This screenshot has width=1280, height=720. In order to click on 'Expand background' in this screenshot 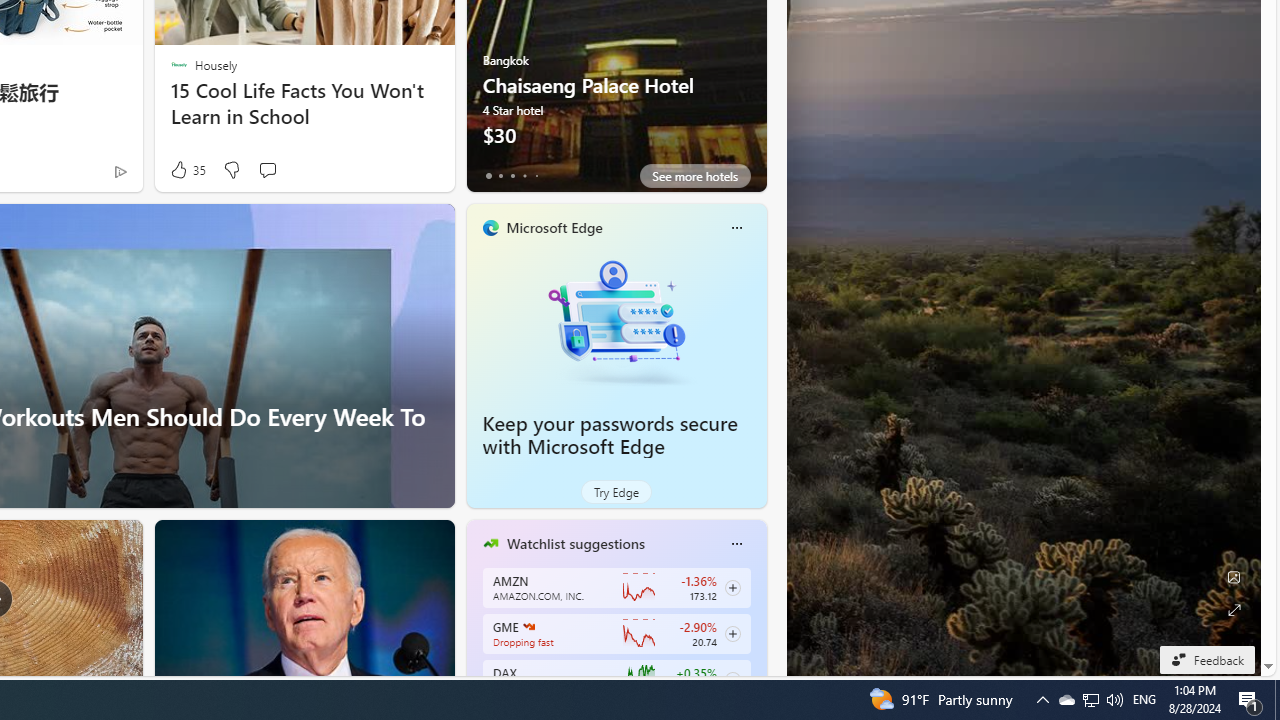, I will do `click(1232, 609)`.